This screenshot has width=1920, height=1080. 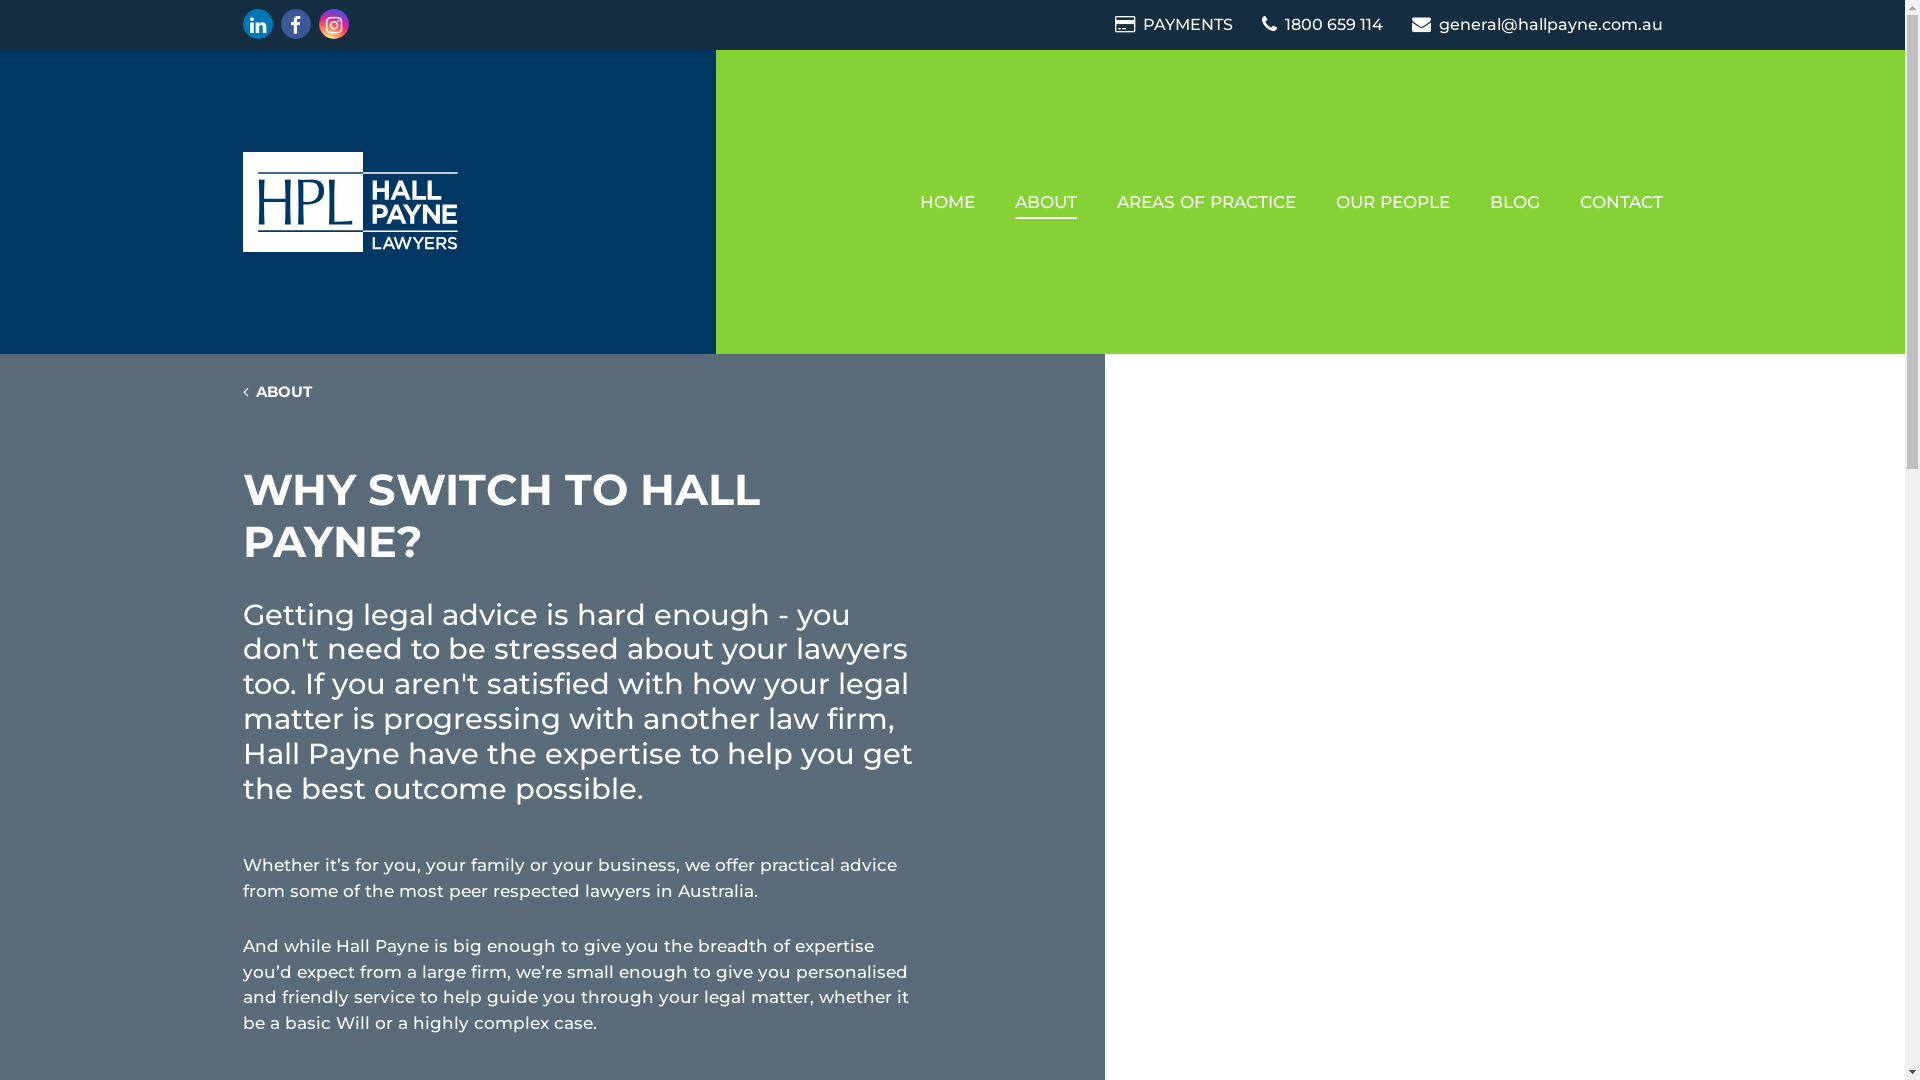 What do you see at coordinates (993, 201) in the screenshot?
I see `'ABOUT'` at bounding box center [993, 201].